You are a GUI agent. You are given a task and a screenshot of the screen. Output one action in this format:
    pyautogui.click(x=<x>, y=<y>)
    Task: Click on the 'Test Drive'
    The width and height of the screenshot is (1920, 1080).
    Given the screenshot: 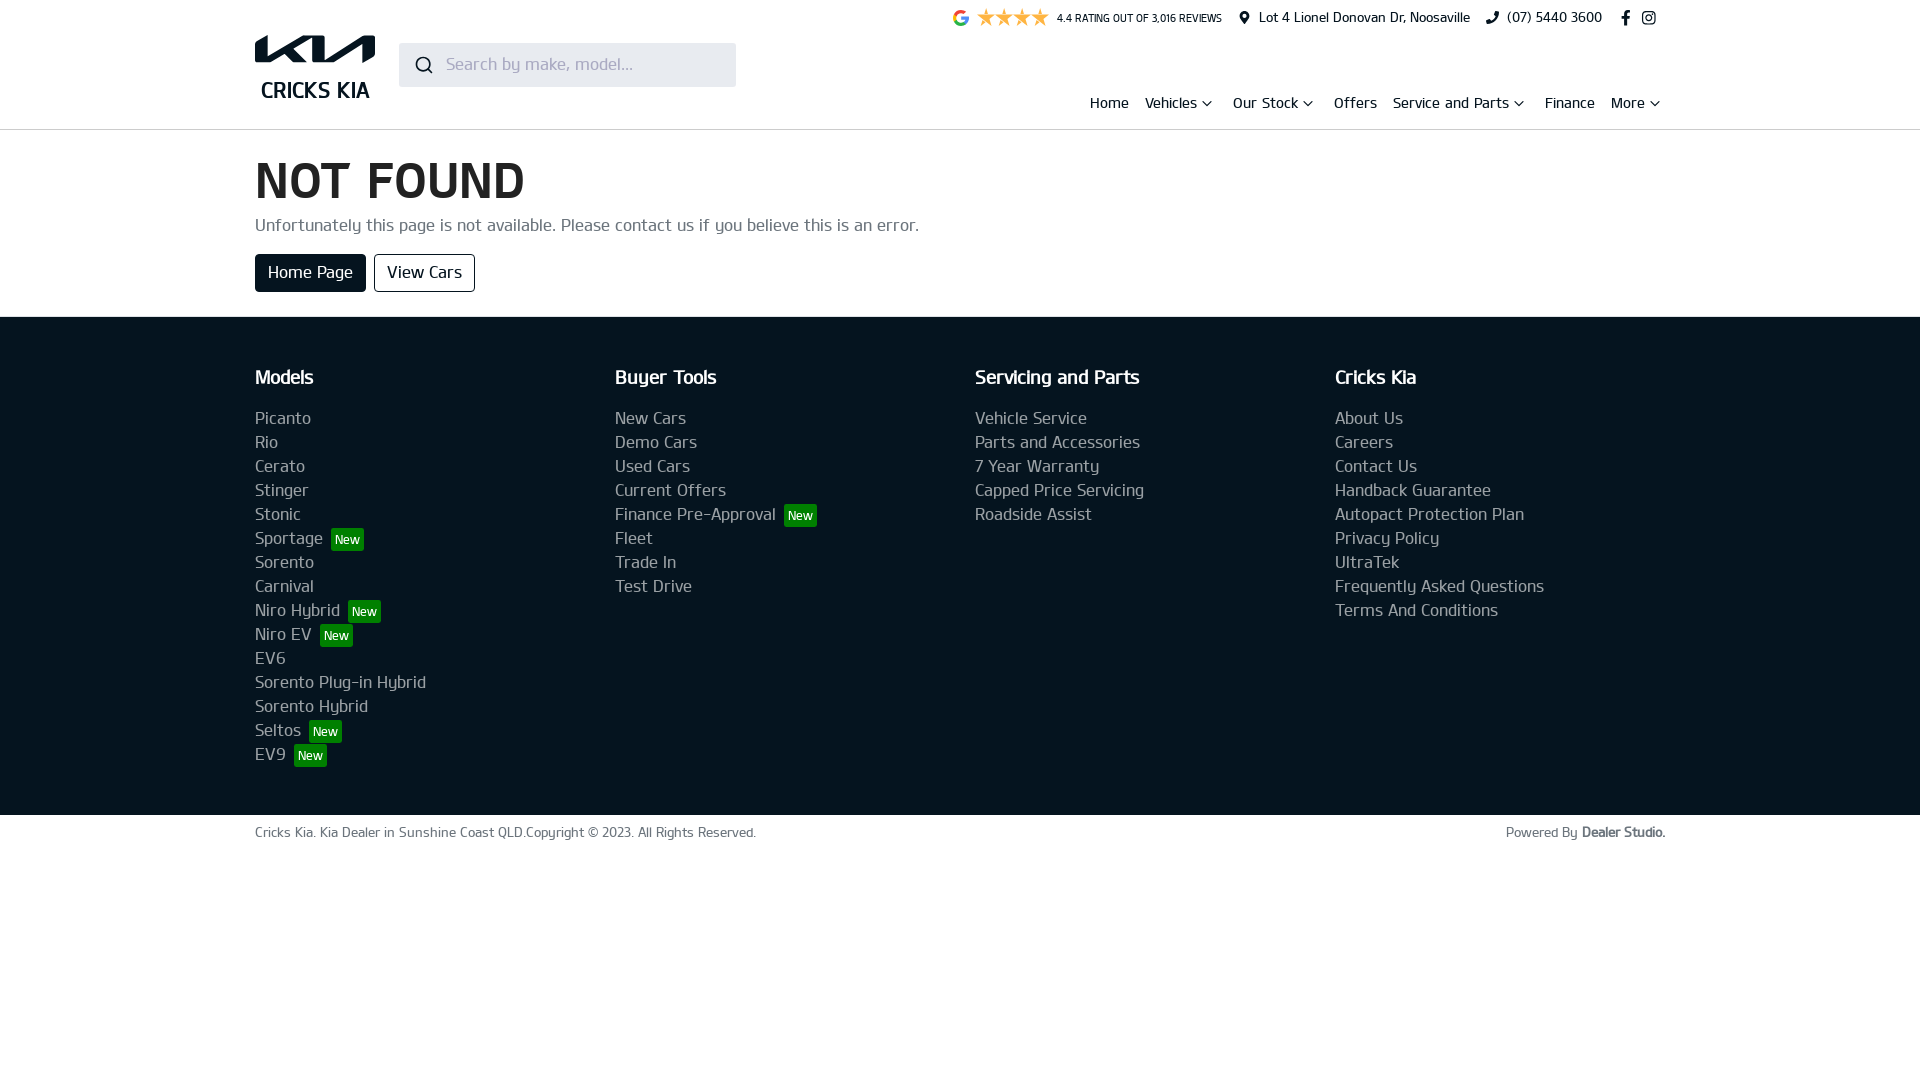 What is the action you would take?
    pyautogui.click(x=653, y=585)
    